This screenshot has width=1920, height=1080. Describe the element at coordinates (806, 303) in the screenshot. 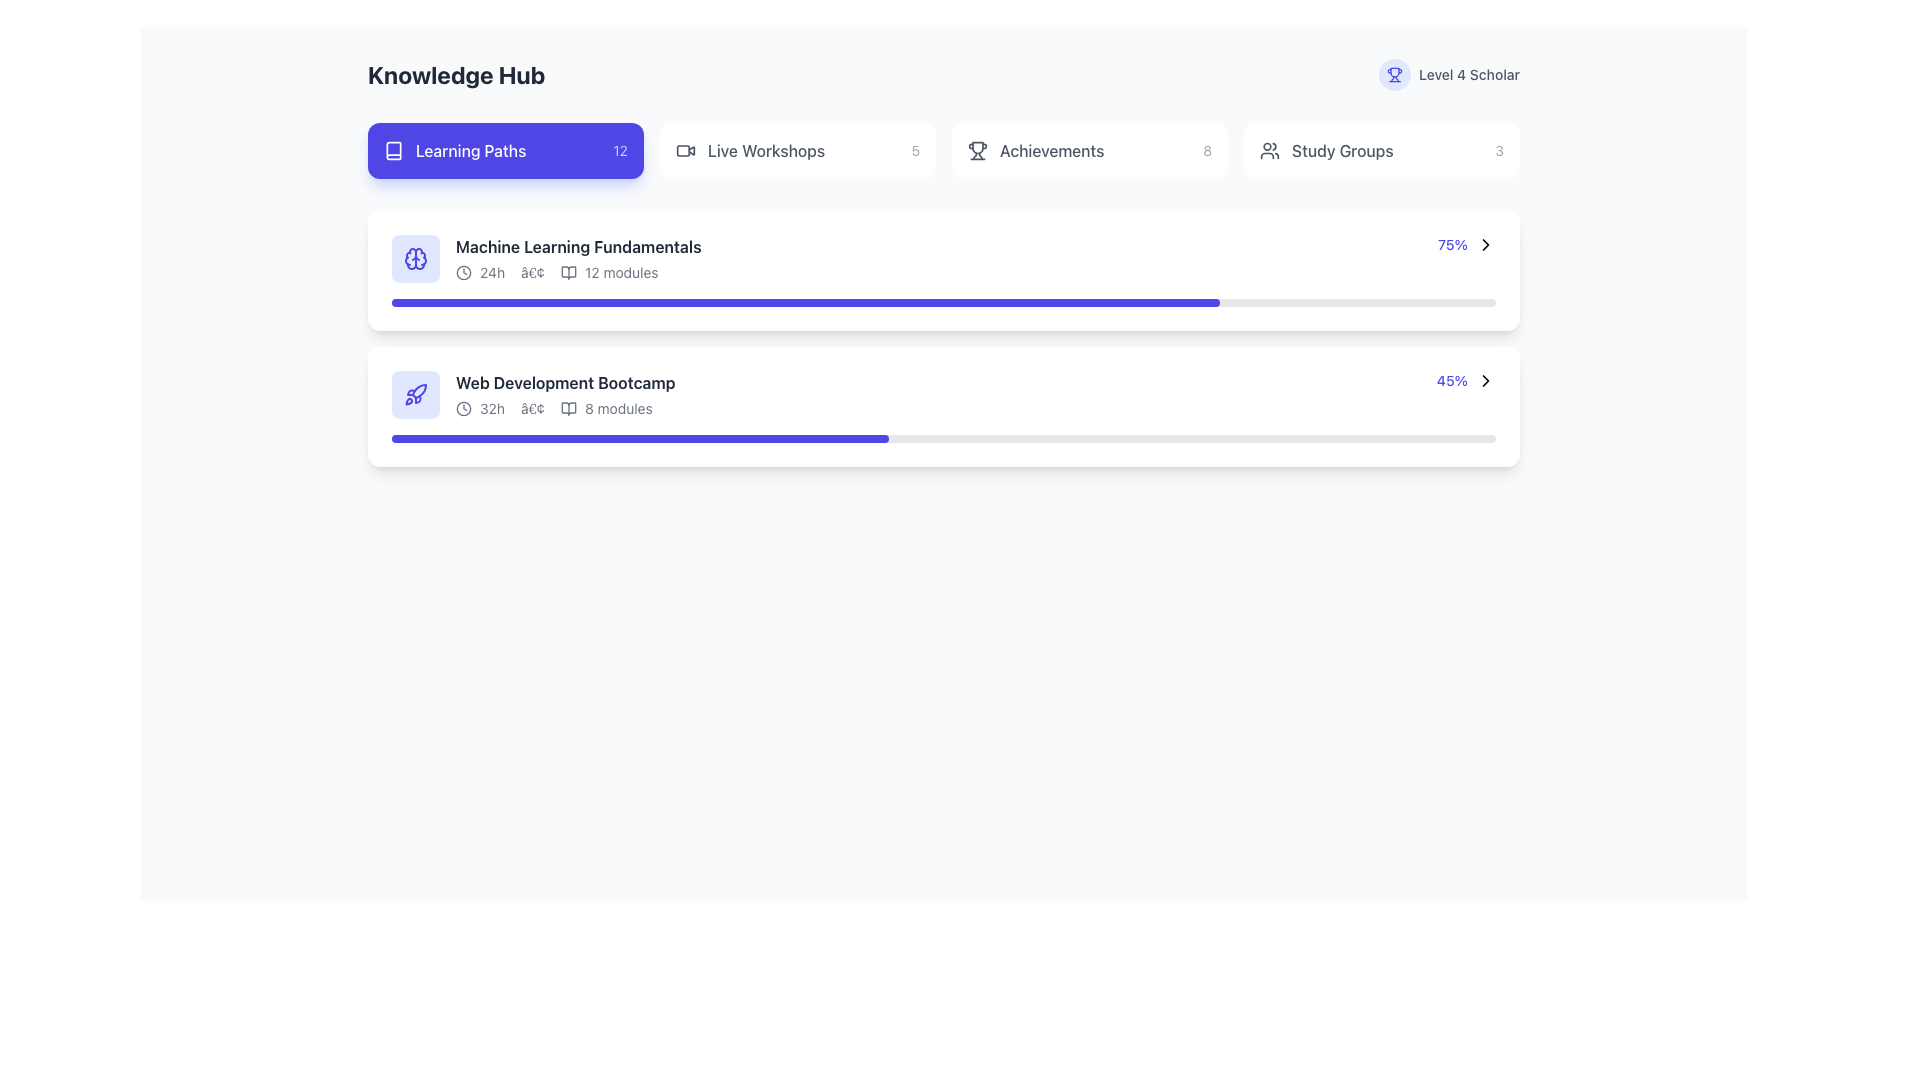

I see `the indigo-colored progress bar filled to 75% for the 'Machine Learning Fundamentals' section` at that location.